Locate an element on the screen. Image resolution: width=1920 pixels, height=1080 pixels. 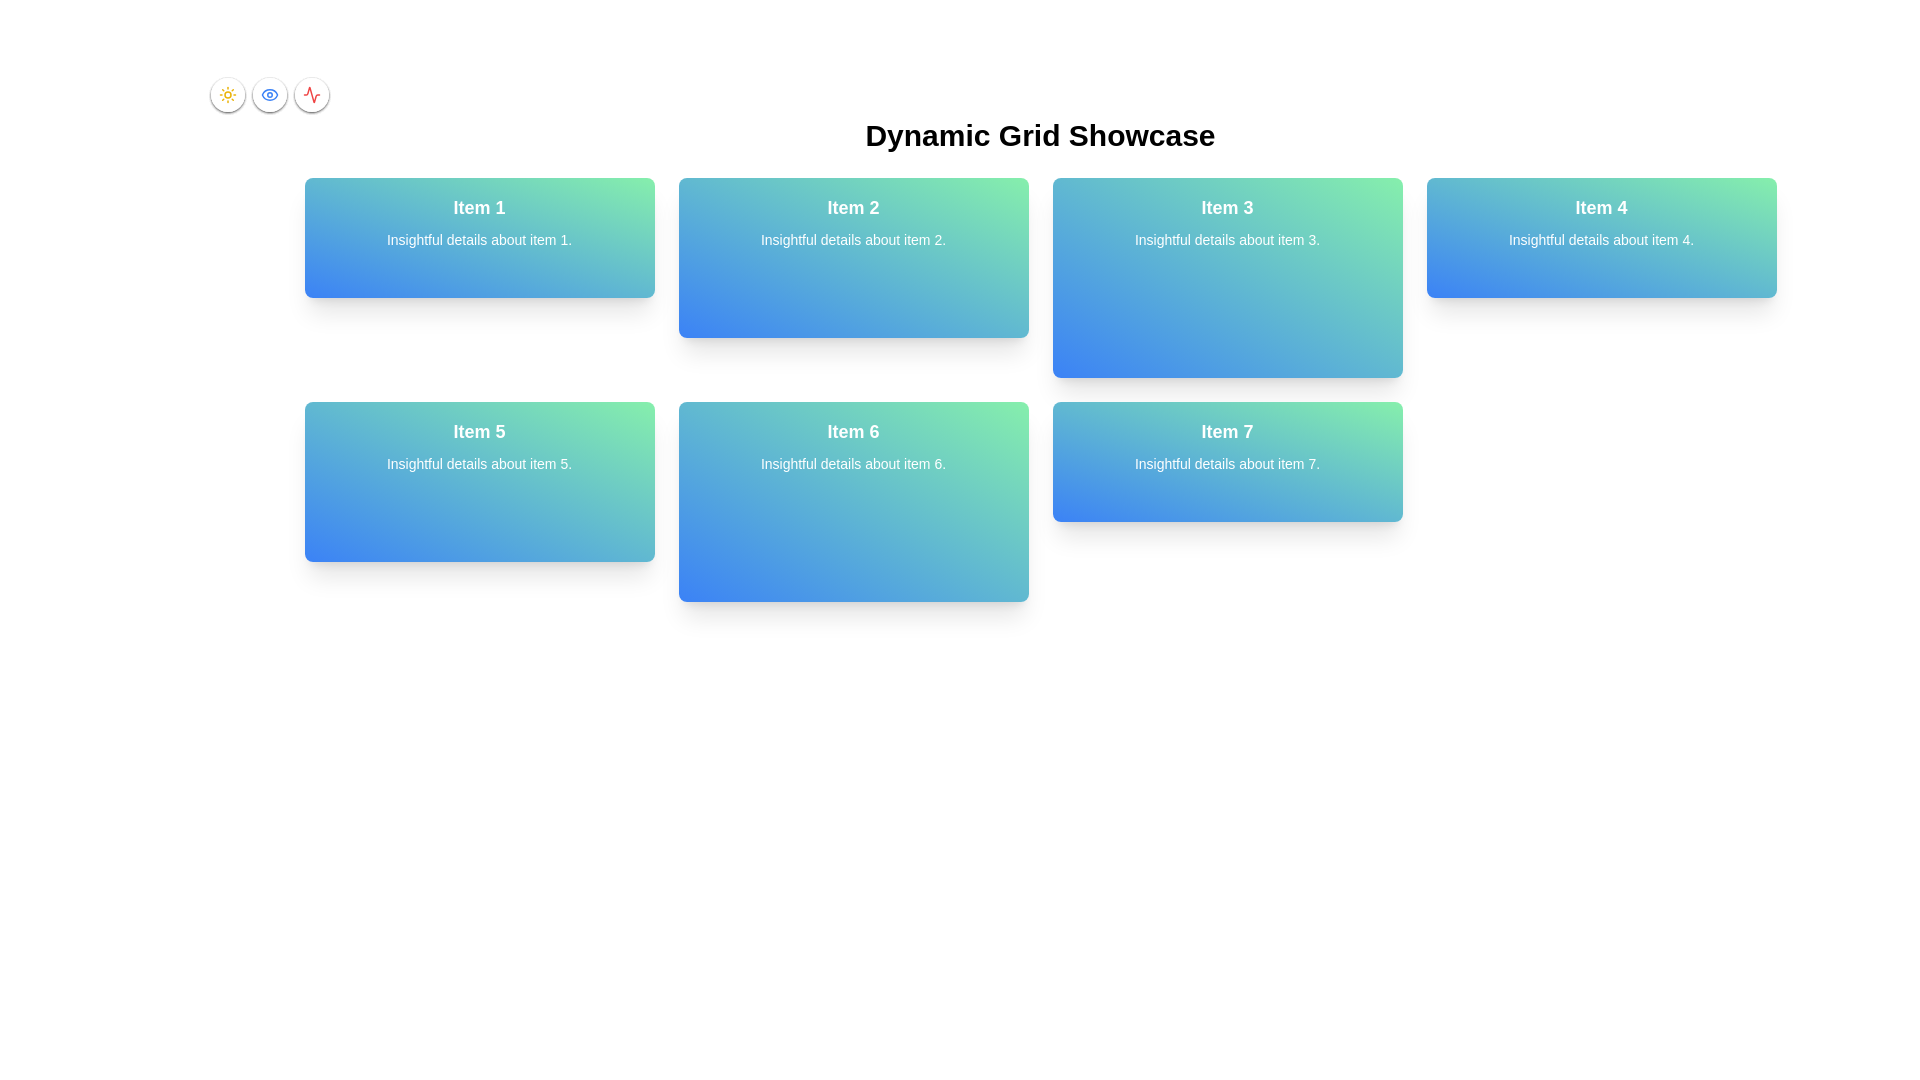
the text label reading 'Insightful details about item 6.' located in the lower section of the card labeled 'Item 6' is located at coordinates (853, 463).